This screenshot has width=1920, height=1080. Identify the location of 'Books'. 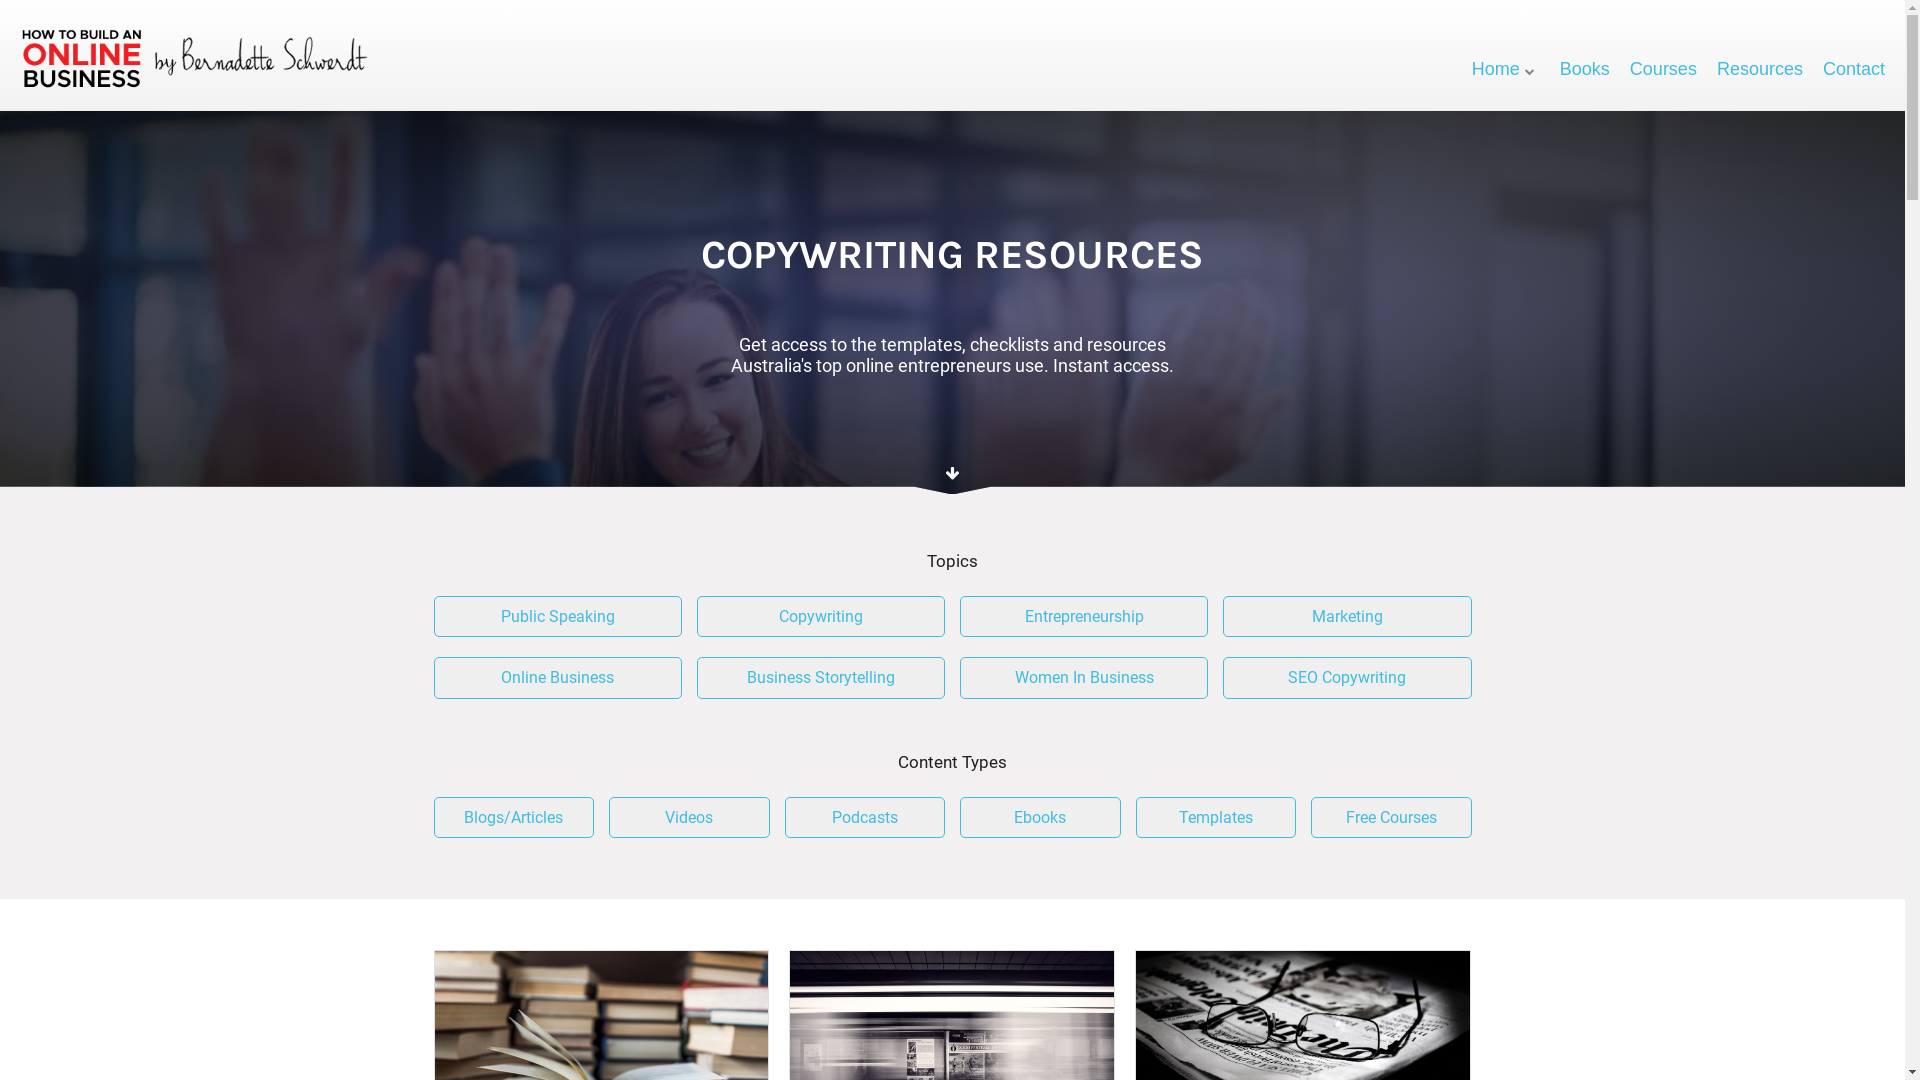
(1583, 68).